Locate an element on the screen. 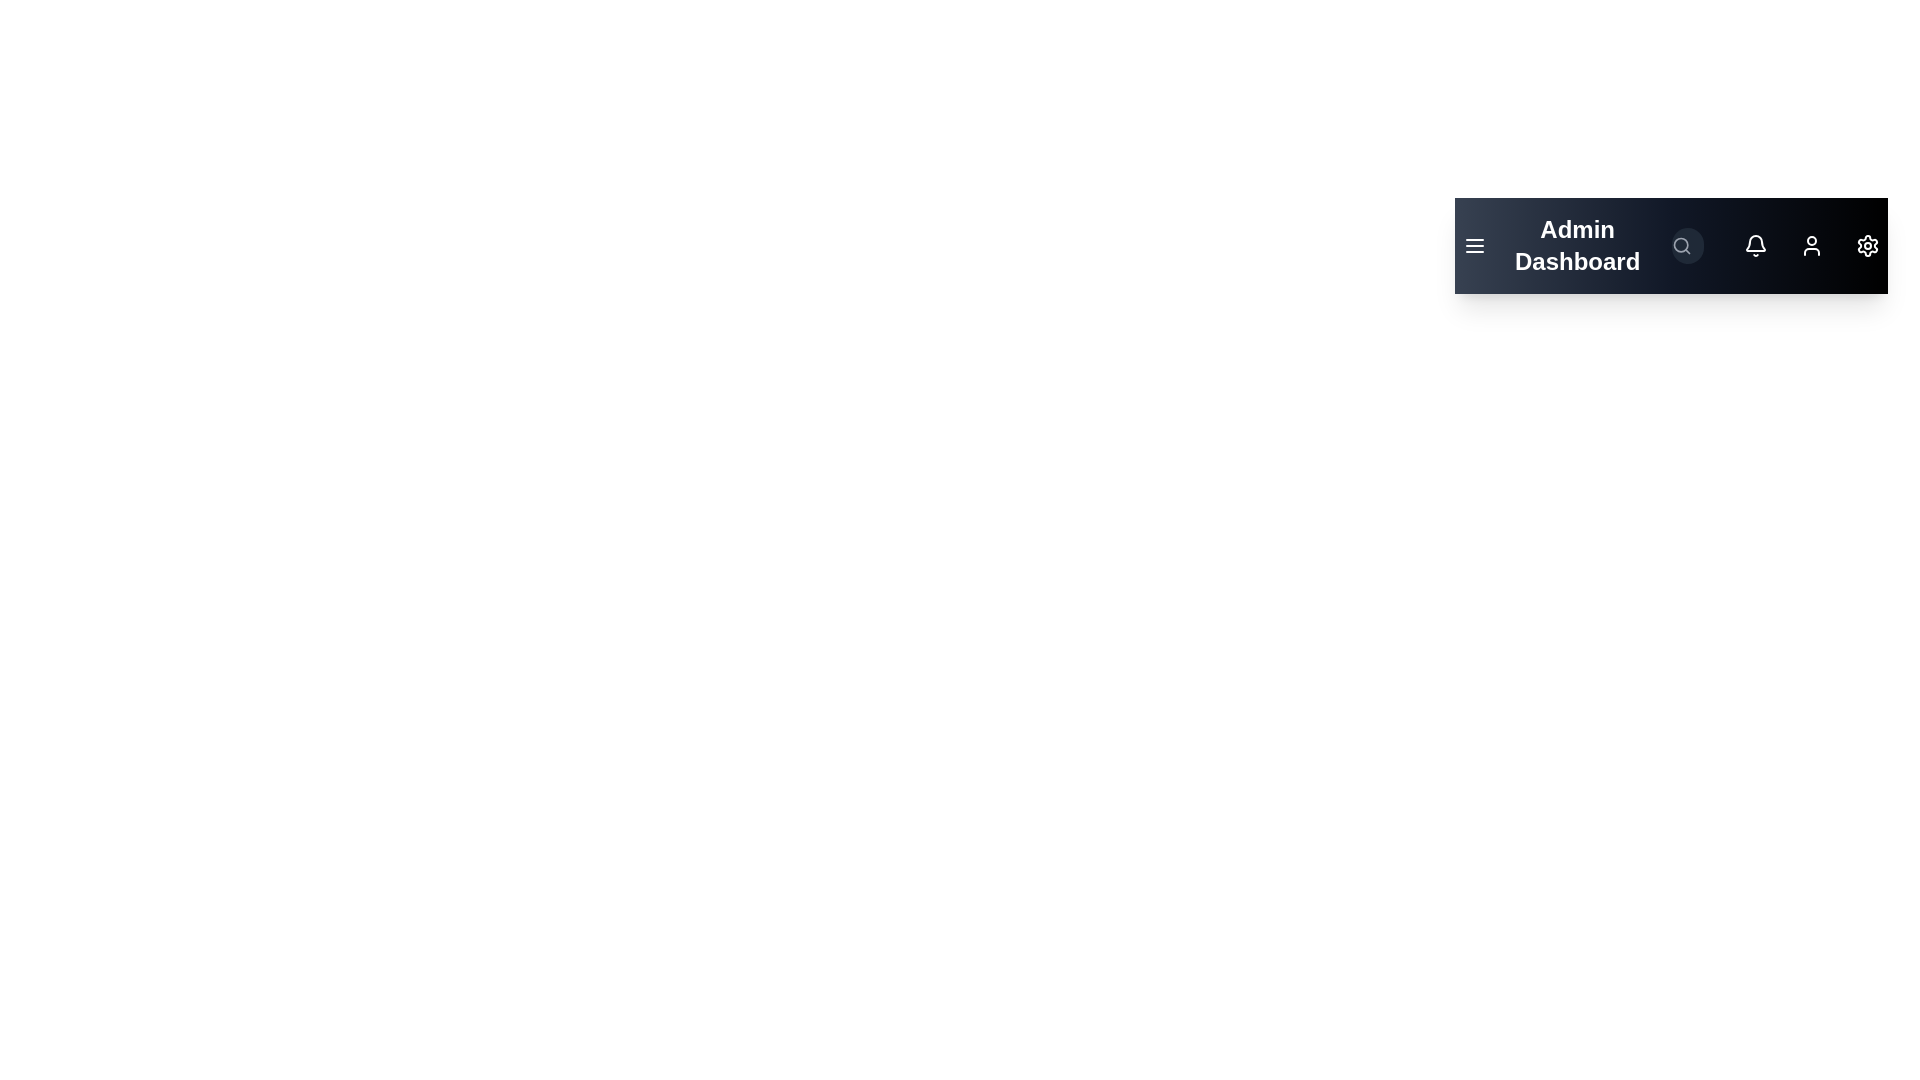  the title text 'Admin Dashboard' is located at coordinates (1576, 245).